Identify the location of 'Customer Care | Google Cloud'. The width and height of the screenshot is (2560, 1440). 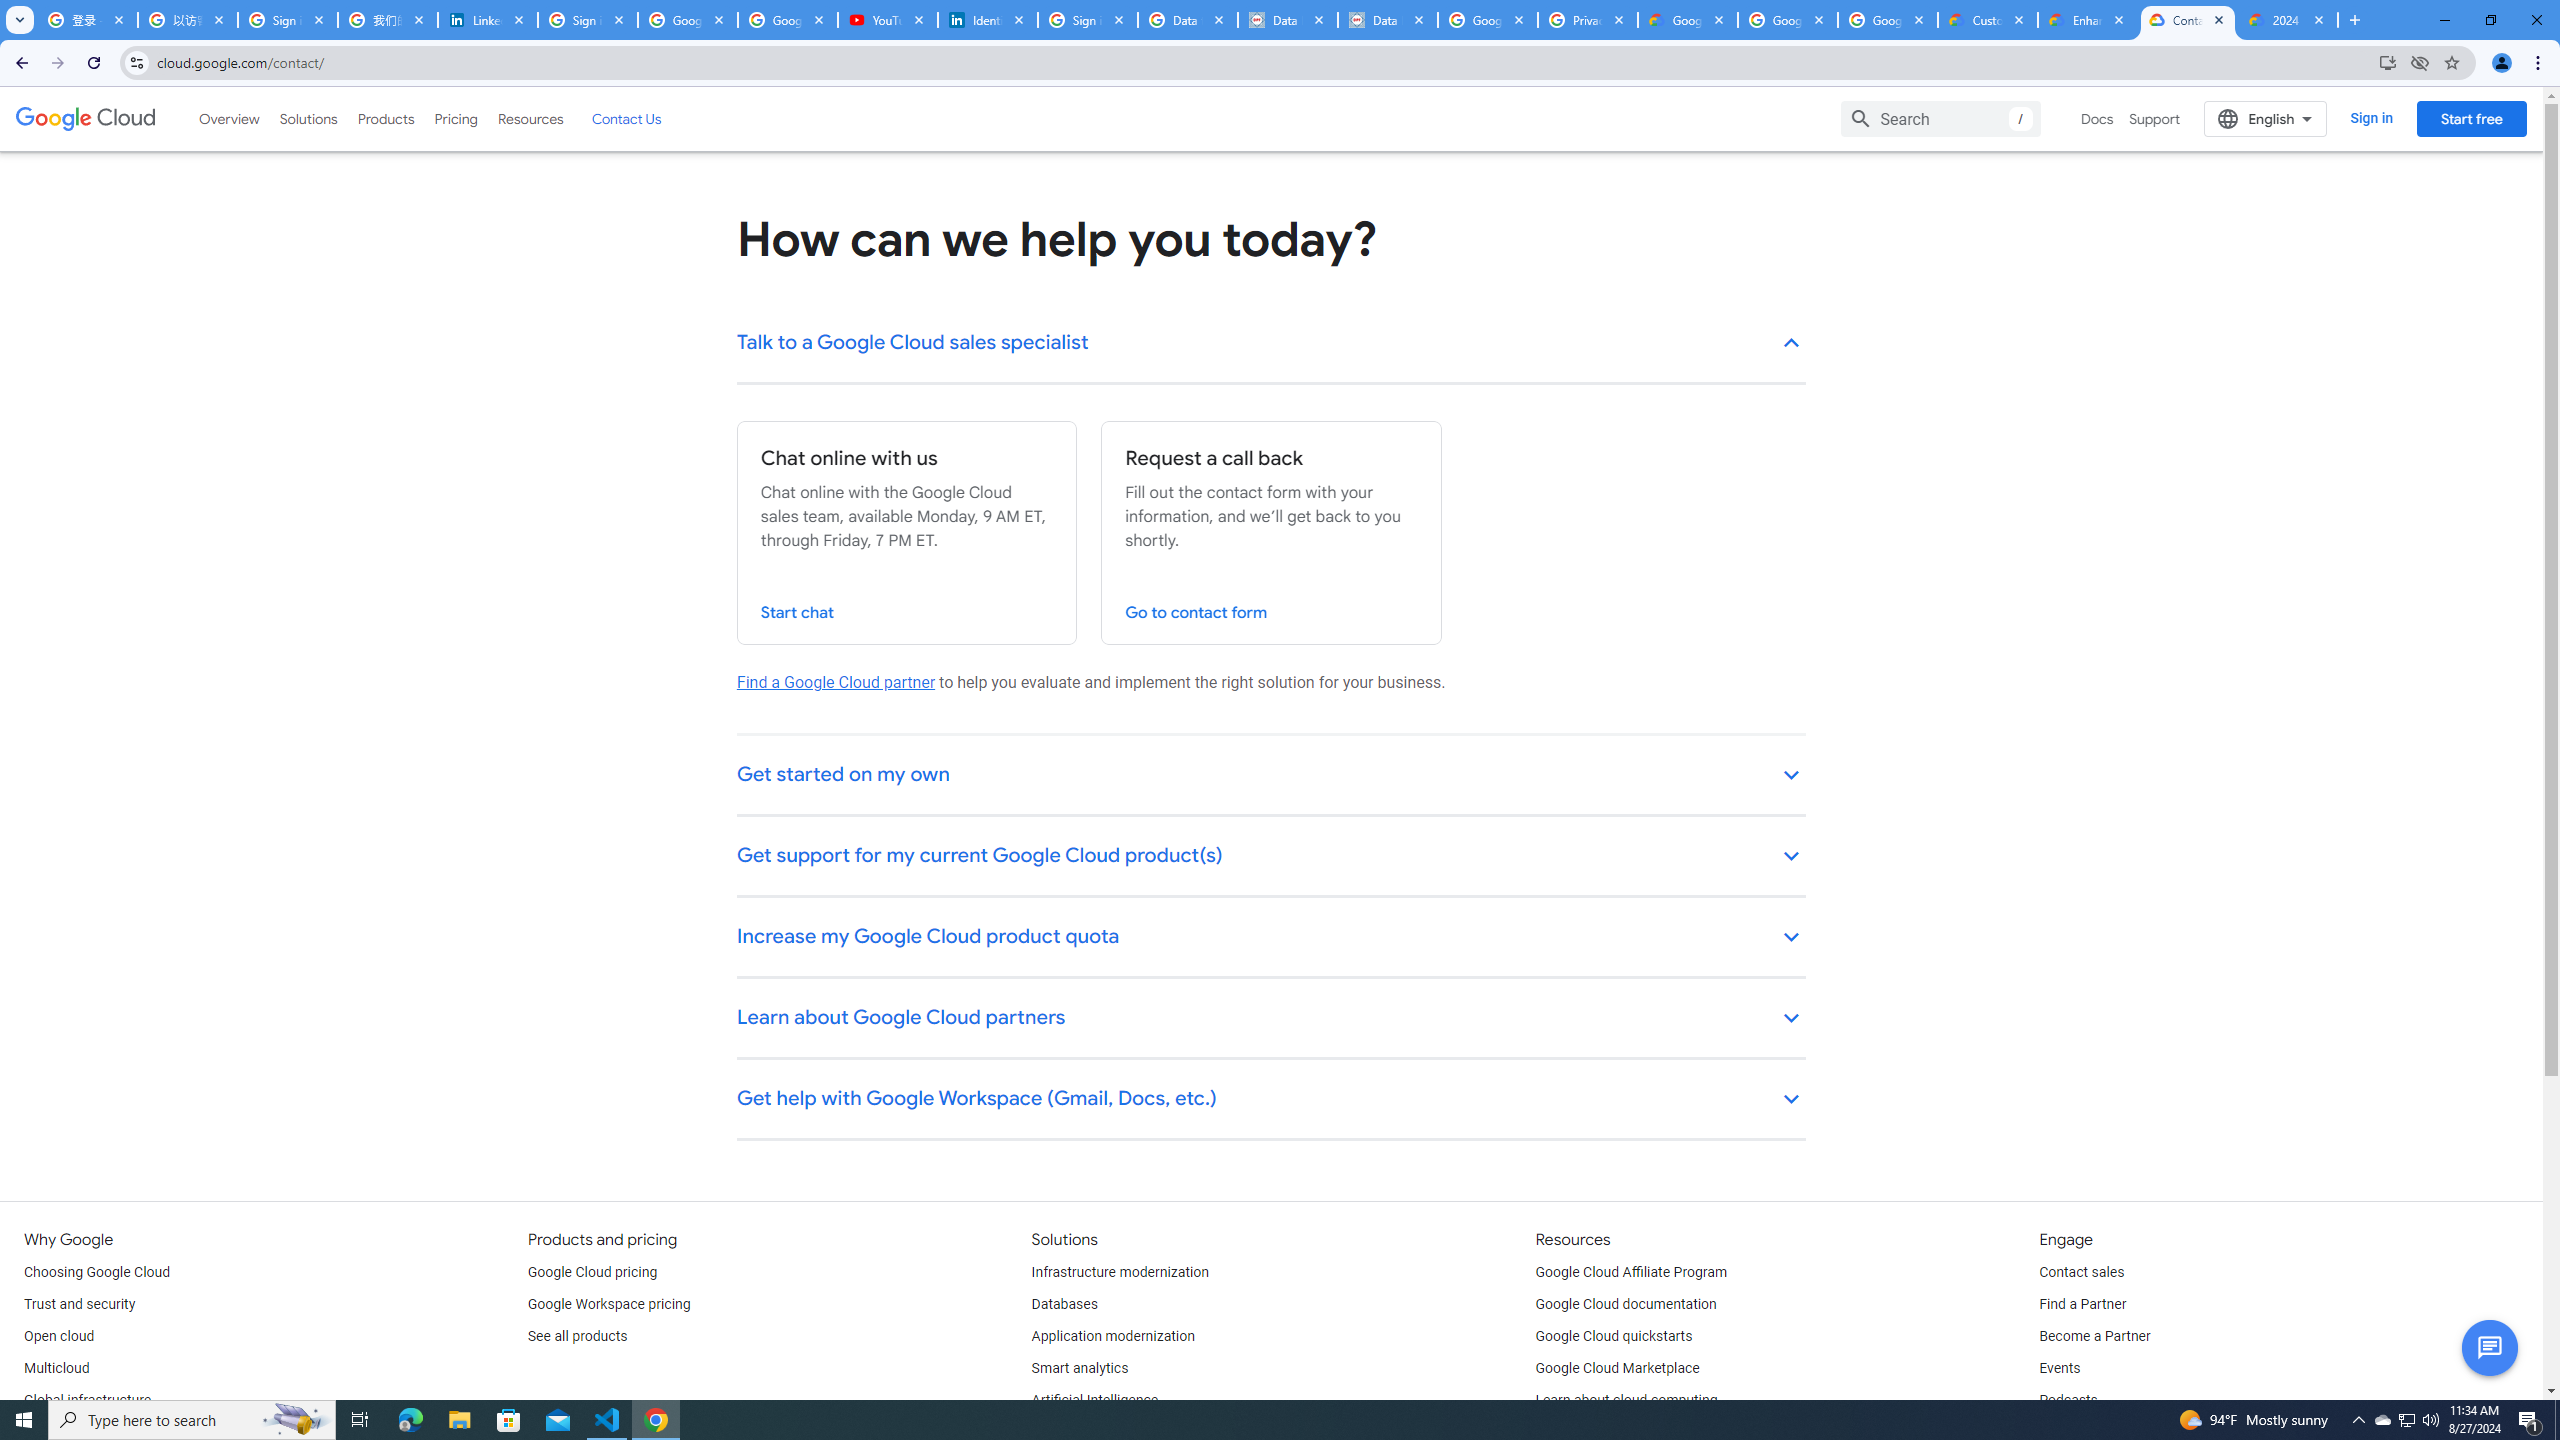
(1989, 19).